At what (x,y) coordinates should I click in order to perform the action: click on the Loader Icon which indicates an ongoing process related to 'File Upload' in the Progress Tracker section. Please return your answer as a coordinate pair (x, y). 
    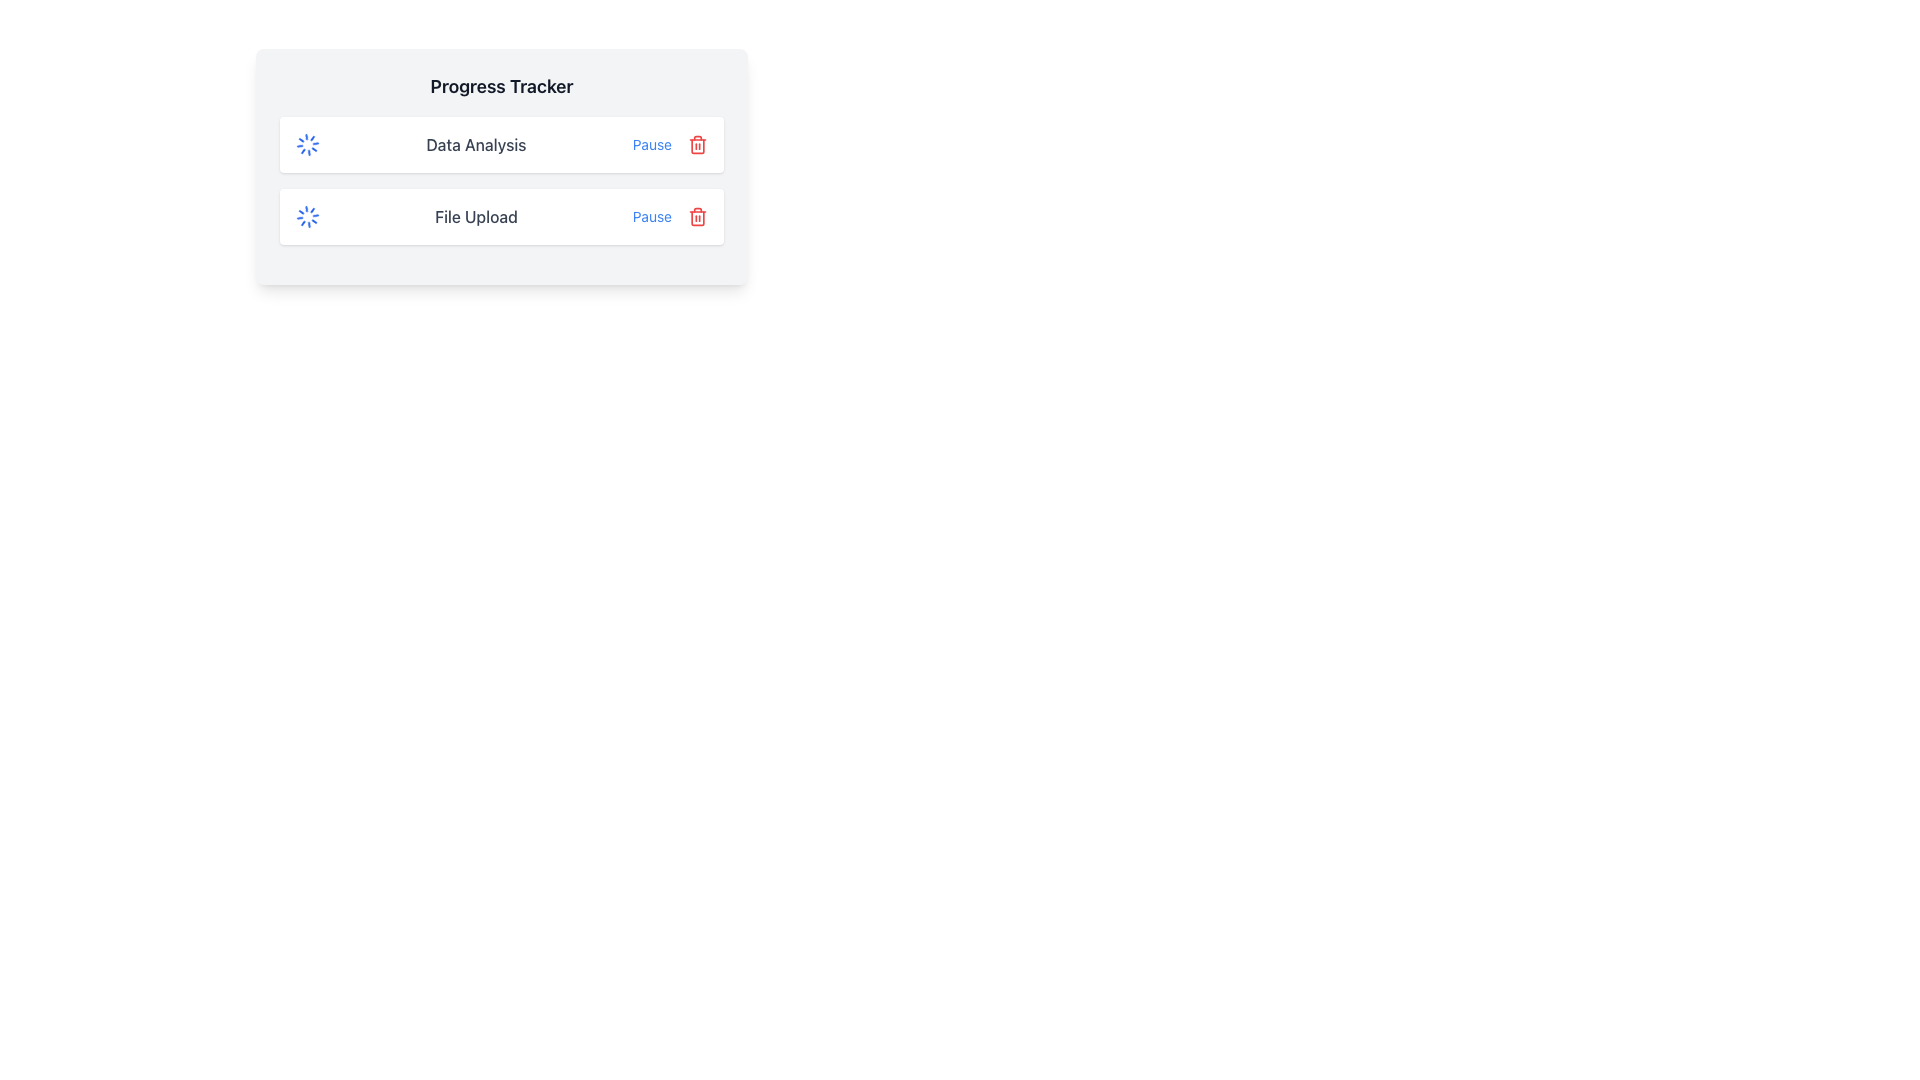
    Looking at the image, I should click on (306, 216).